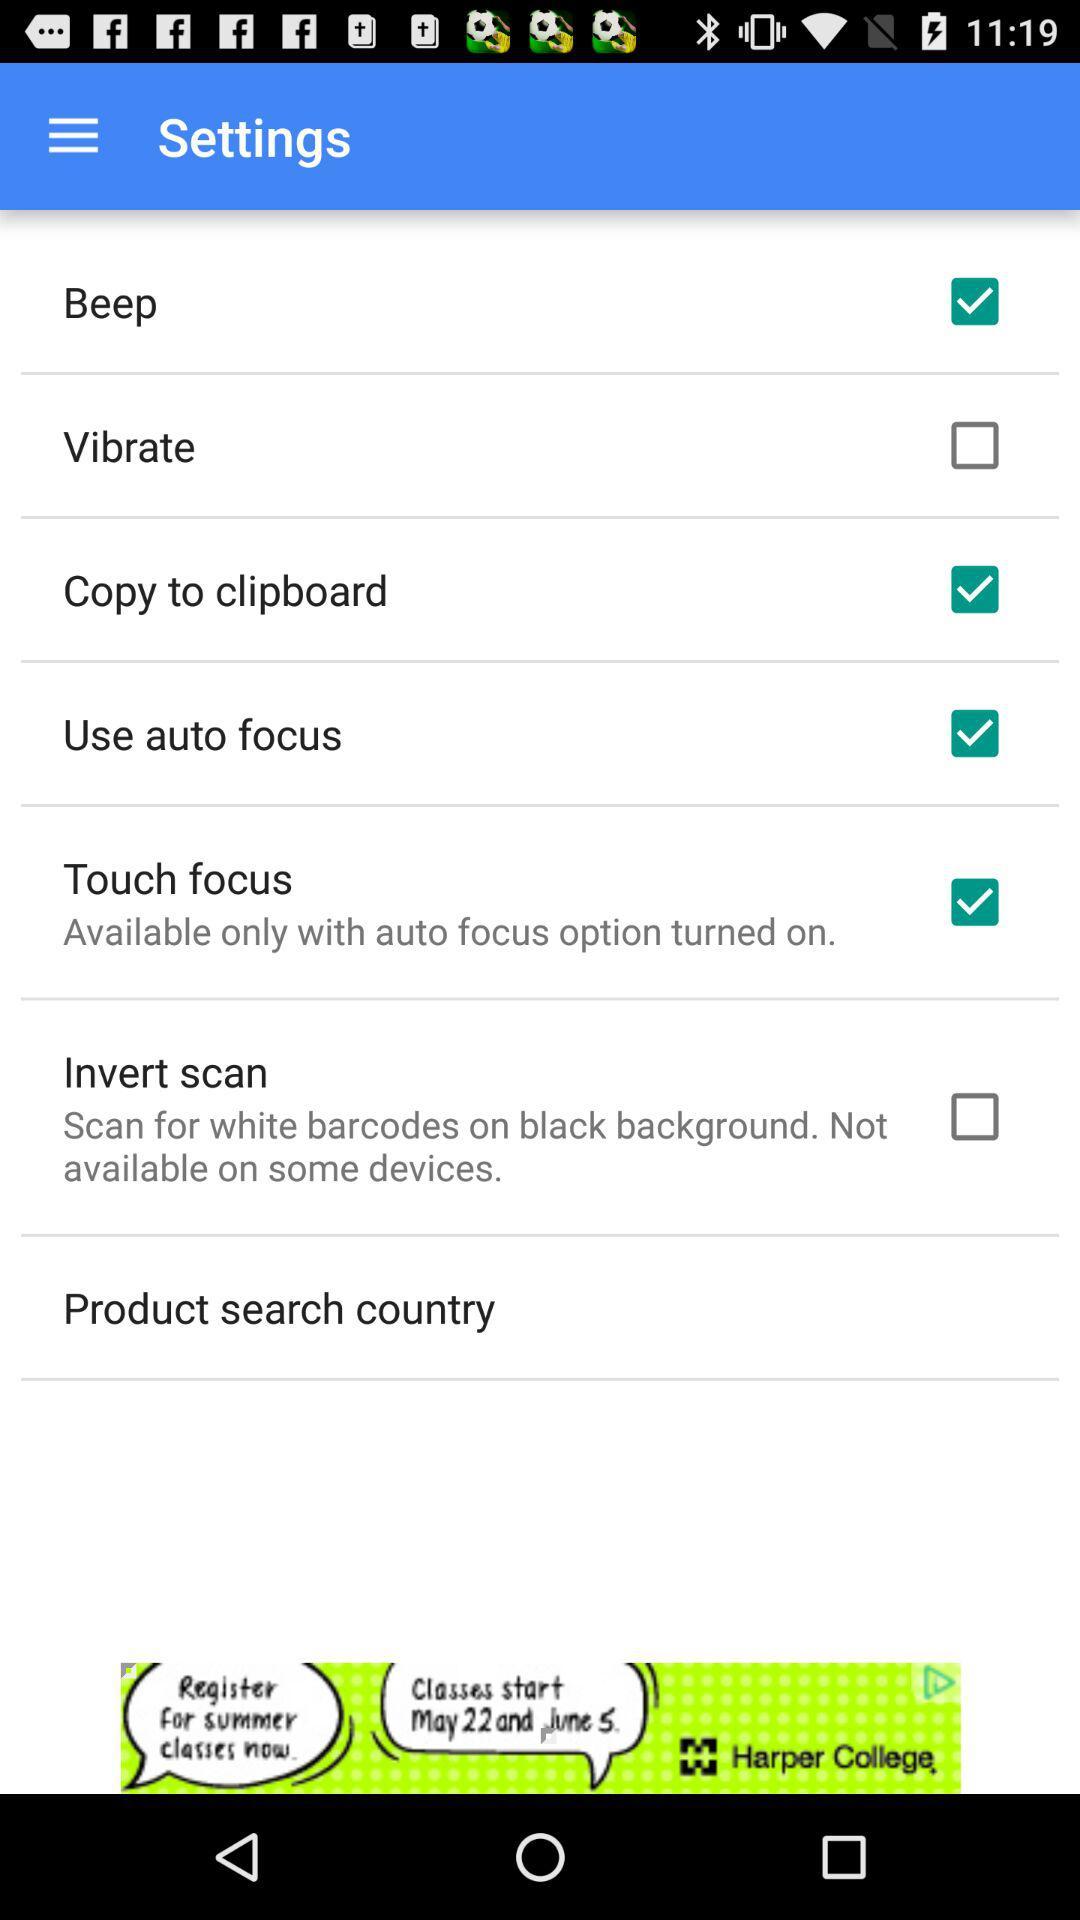 The image size is (1080, 1920). Describe the element at coordinates (974, 901) in the screenshot. I see `the icon right to touch focus` at that location.